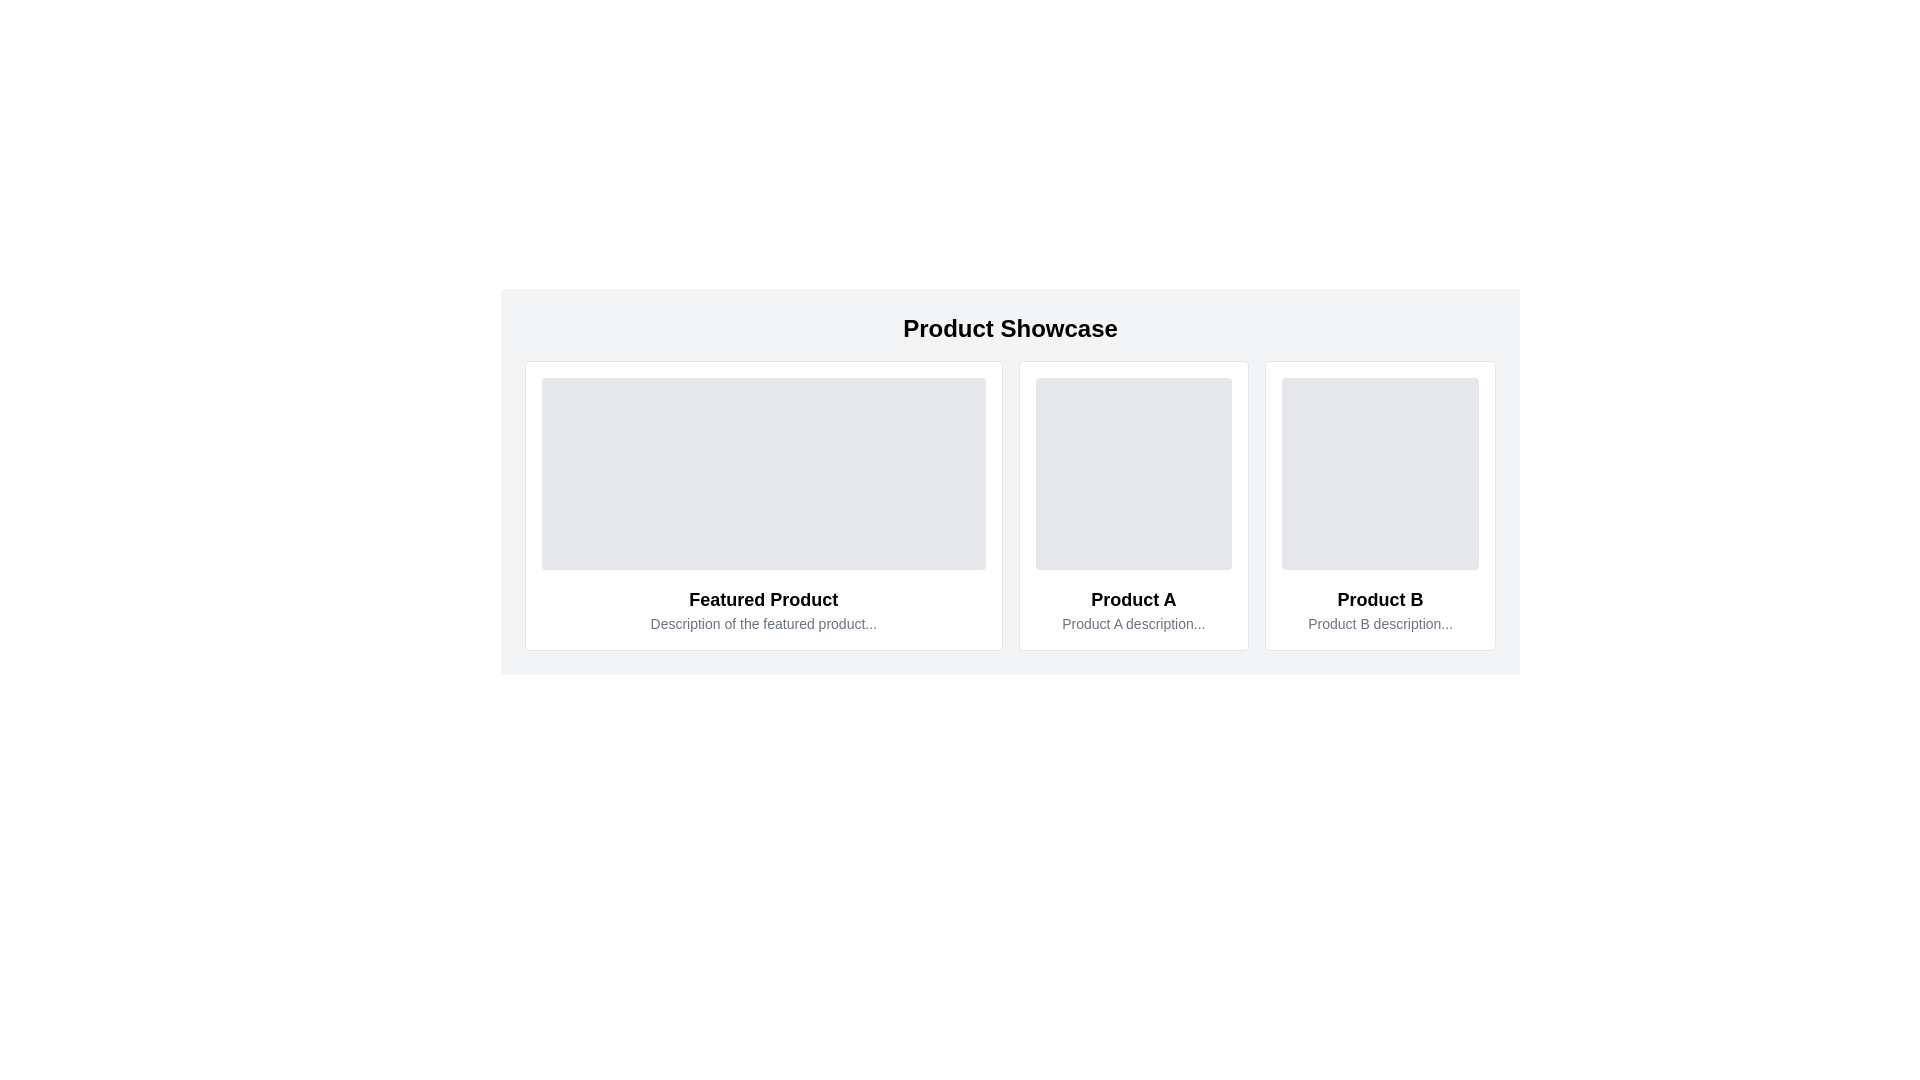  I want to click on the 'Featured Product' text label, which is styled in bold and located in the center of the leftmost product card, just above the smaller descriptive text and below the gray image placeholder, so click(762, 599).